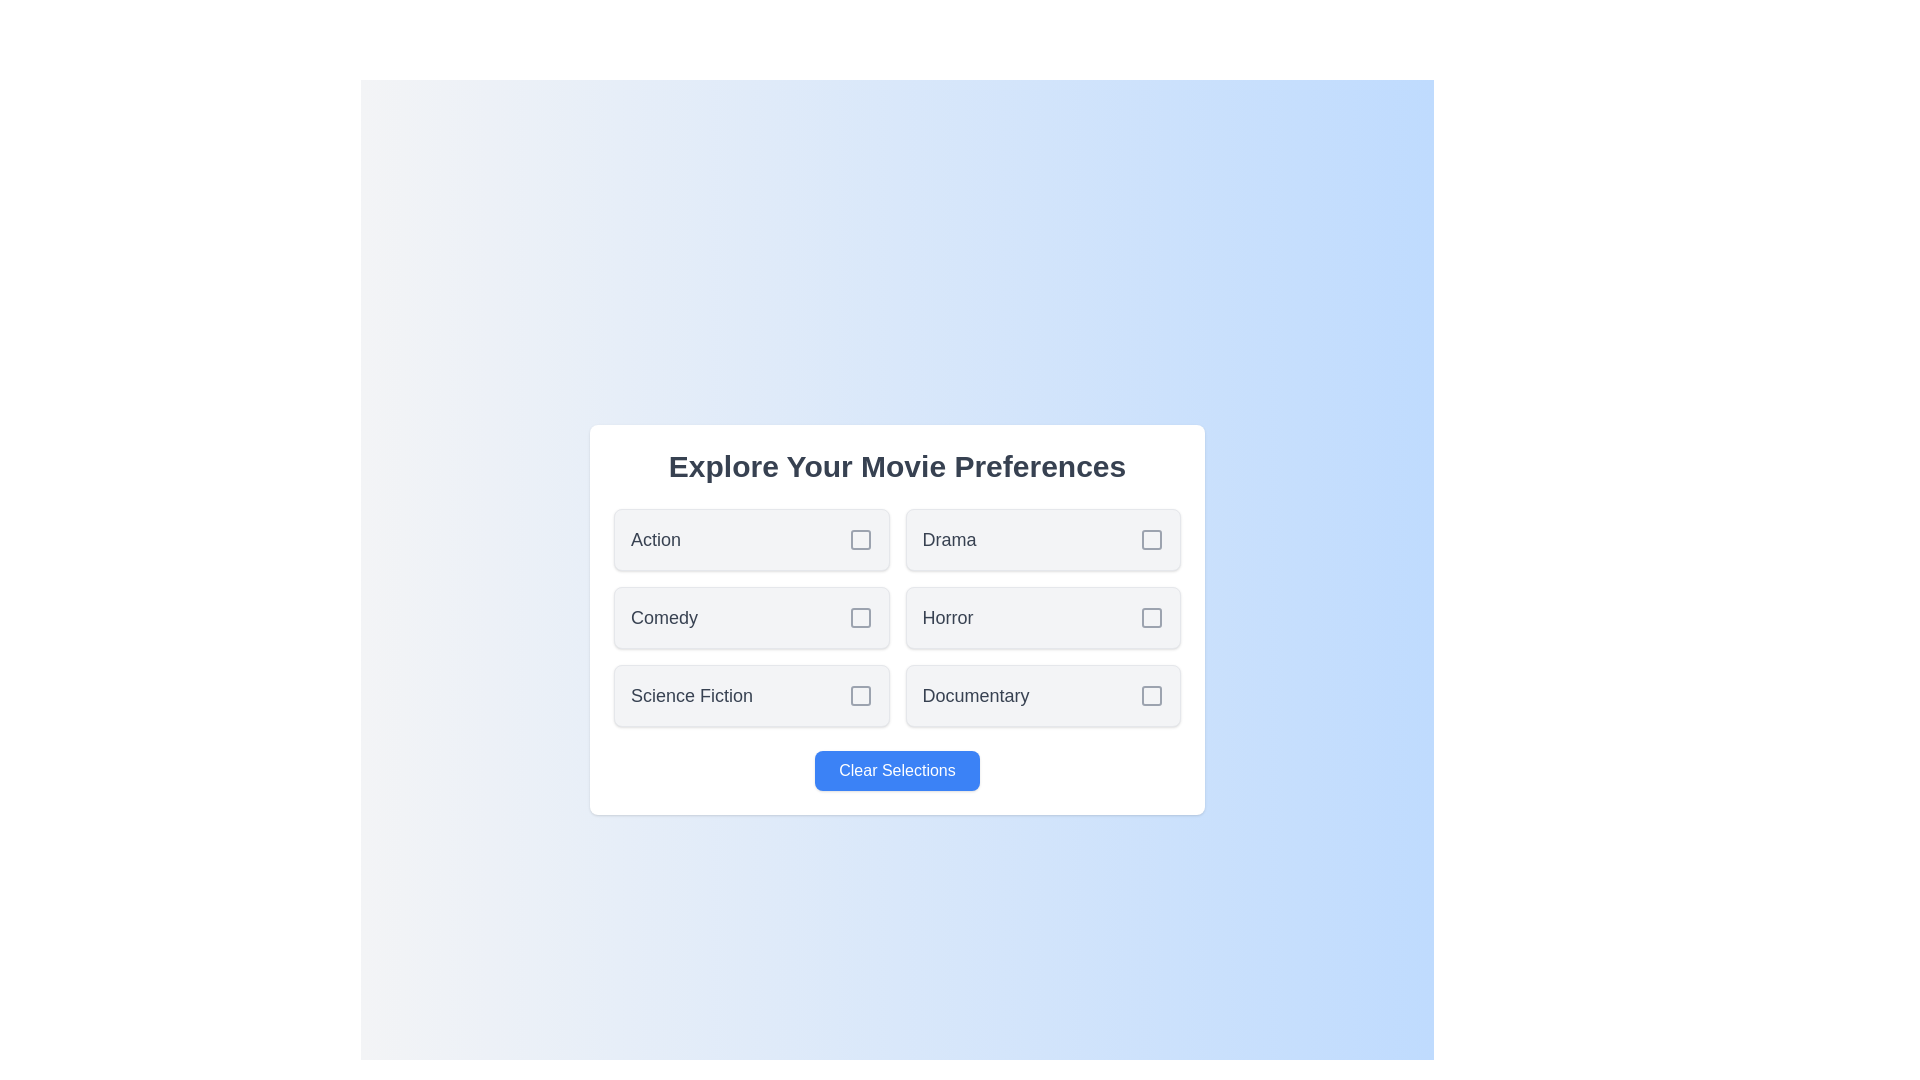 The image size is (1920, 1080). What do you see at coordinates (1042, 694) in the screenshot?
I see `the genre Documentary` at bounding box center [1042, 694].